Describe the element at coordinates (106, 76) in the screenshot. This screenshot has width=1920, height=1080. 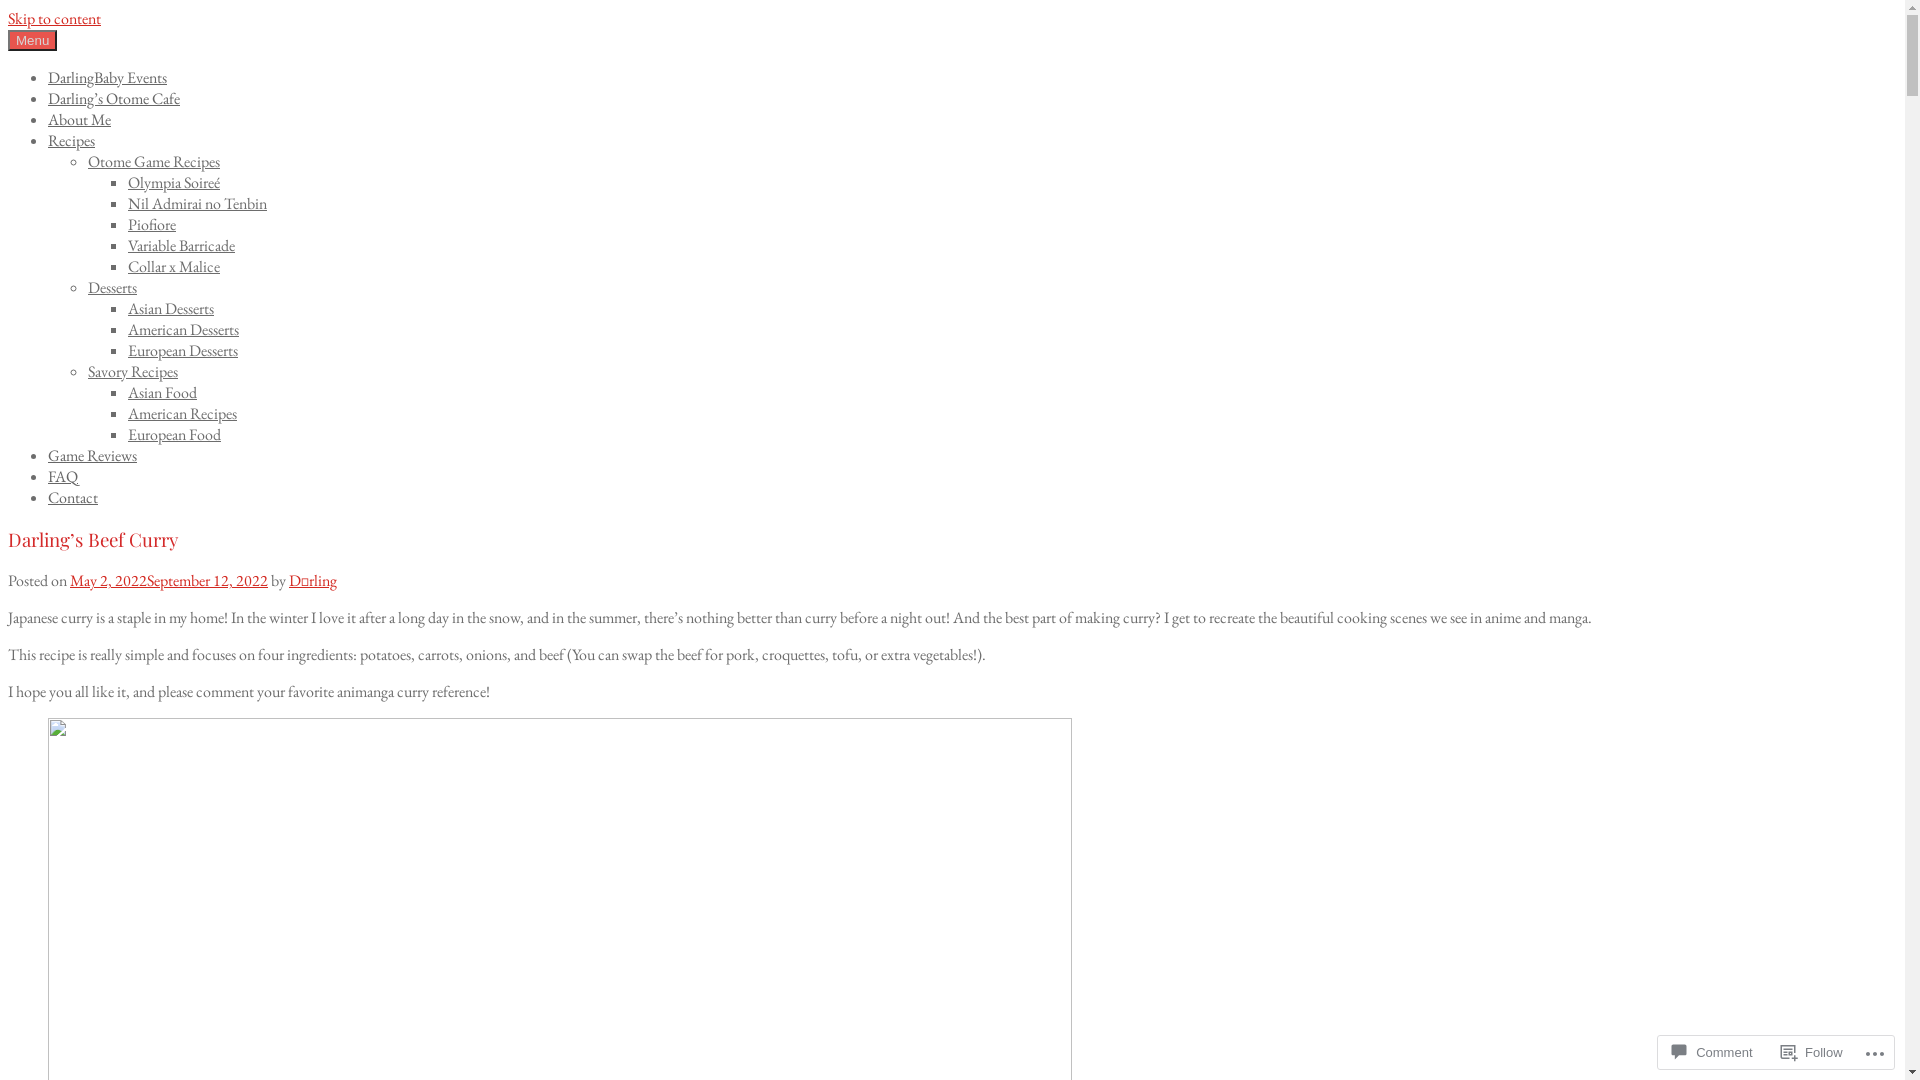
I see `'DarlingBaby Events'` at that location.